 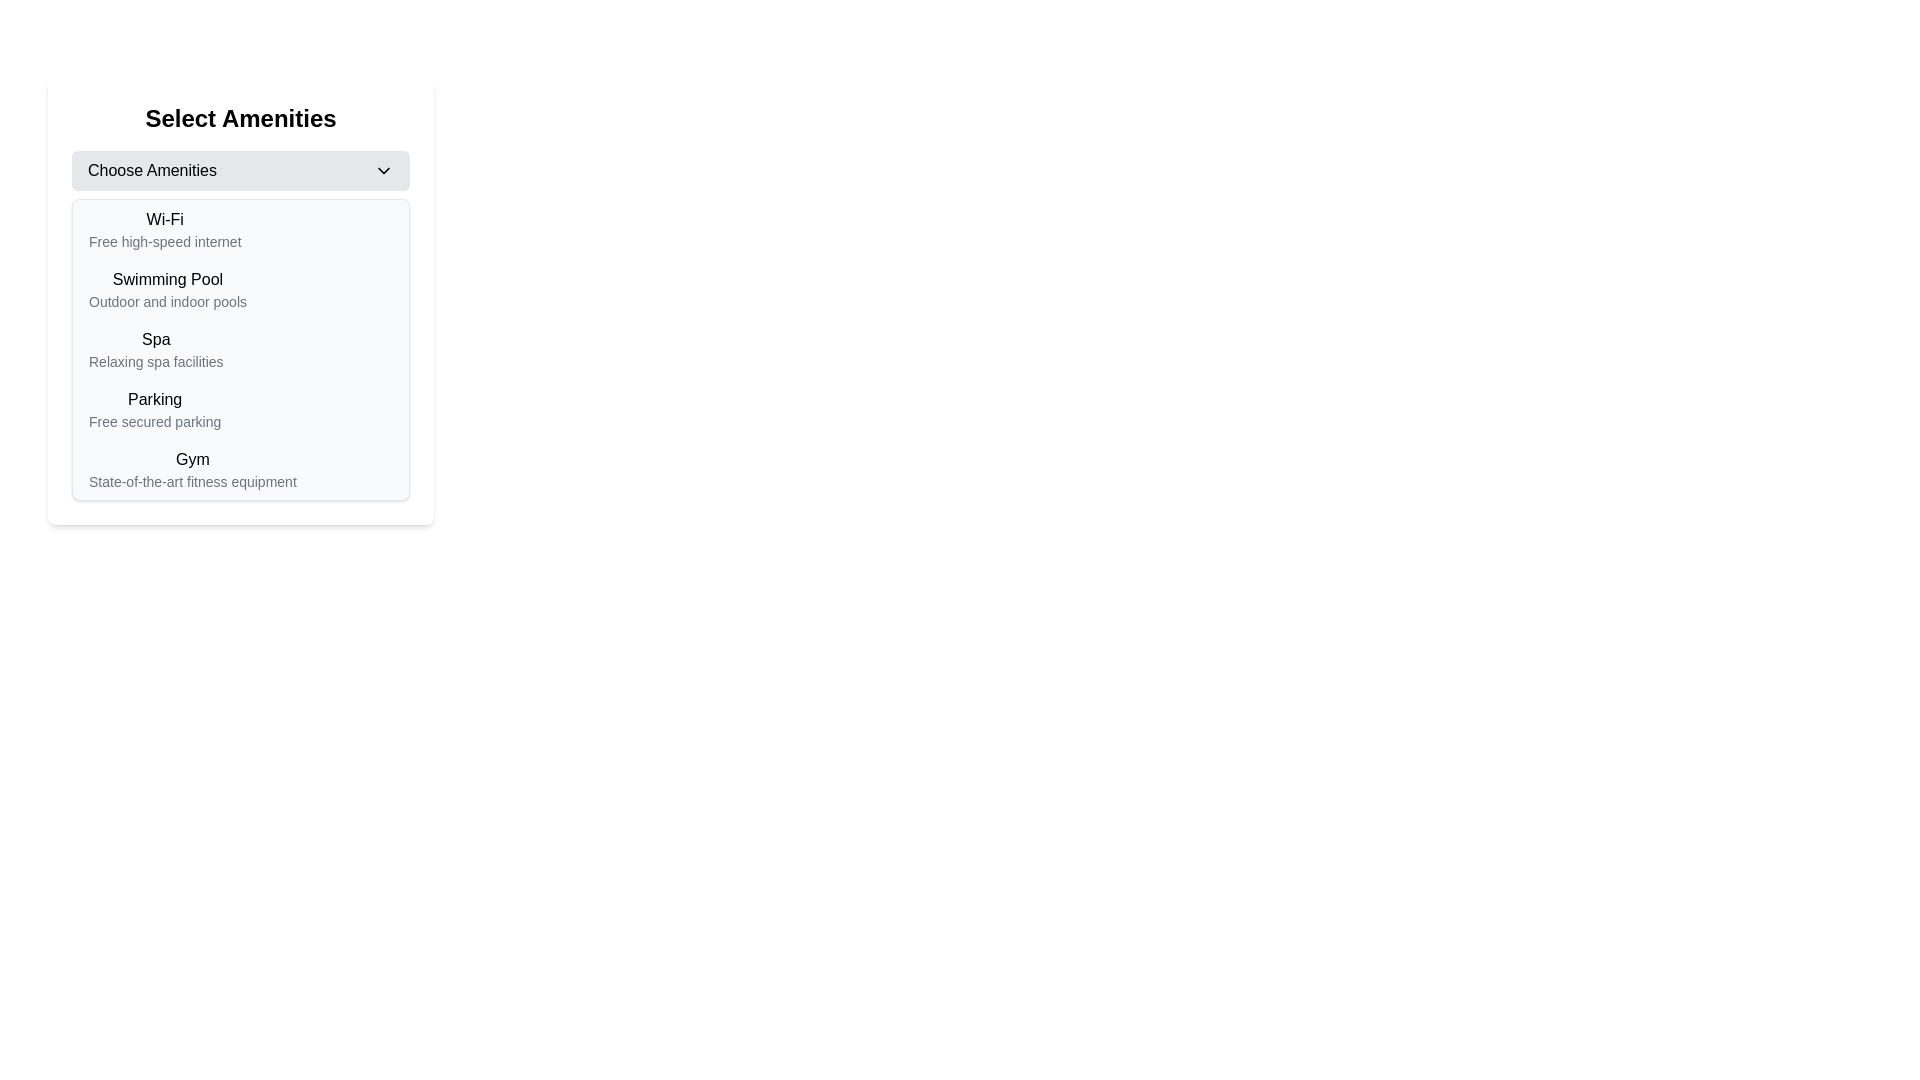 I want to click on the 'Wi-Fi' text label, which is positioned above a smaller description in a white dropdown area, located at the top of a grouped list of amenities, so click(x=165, y=219).